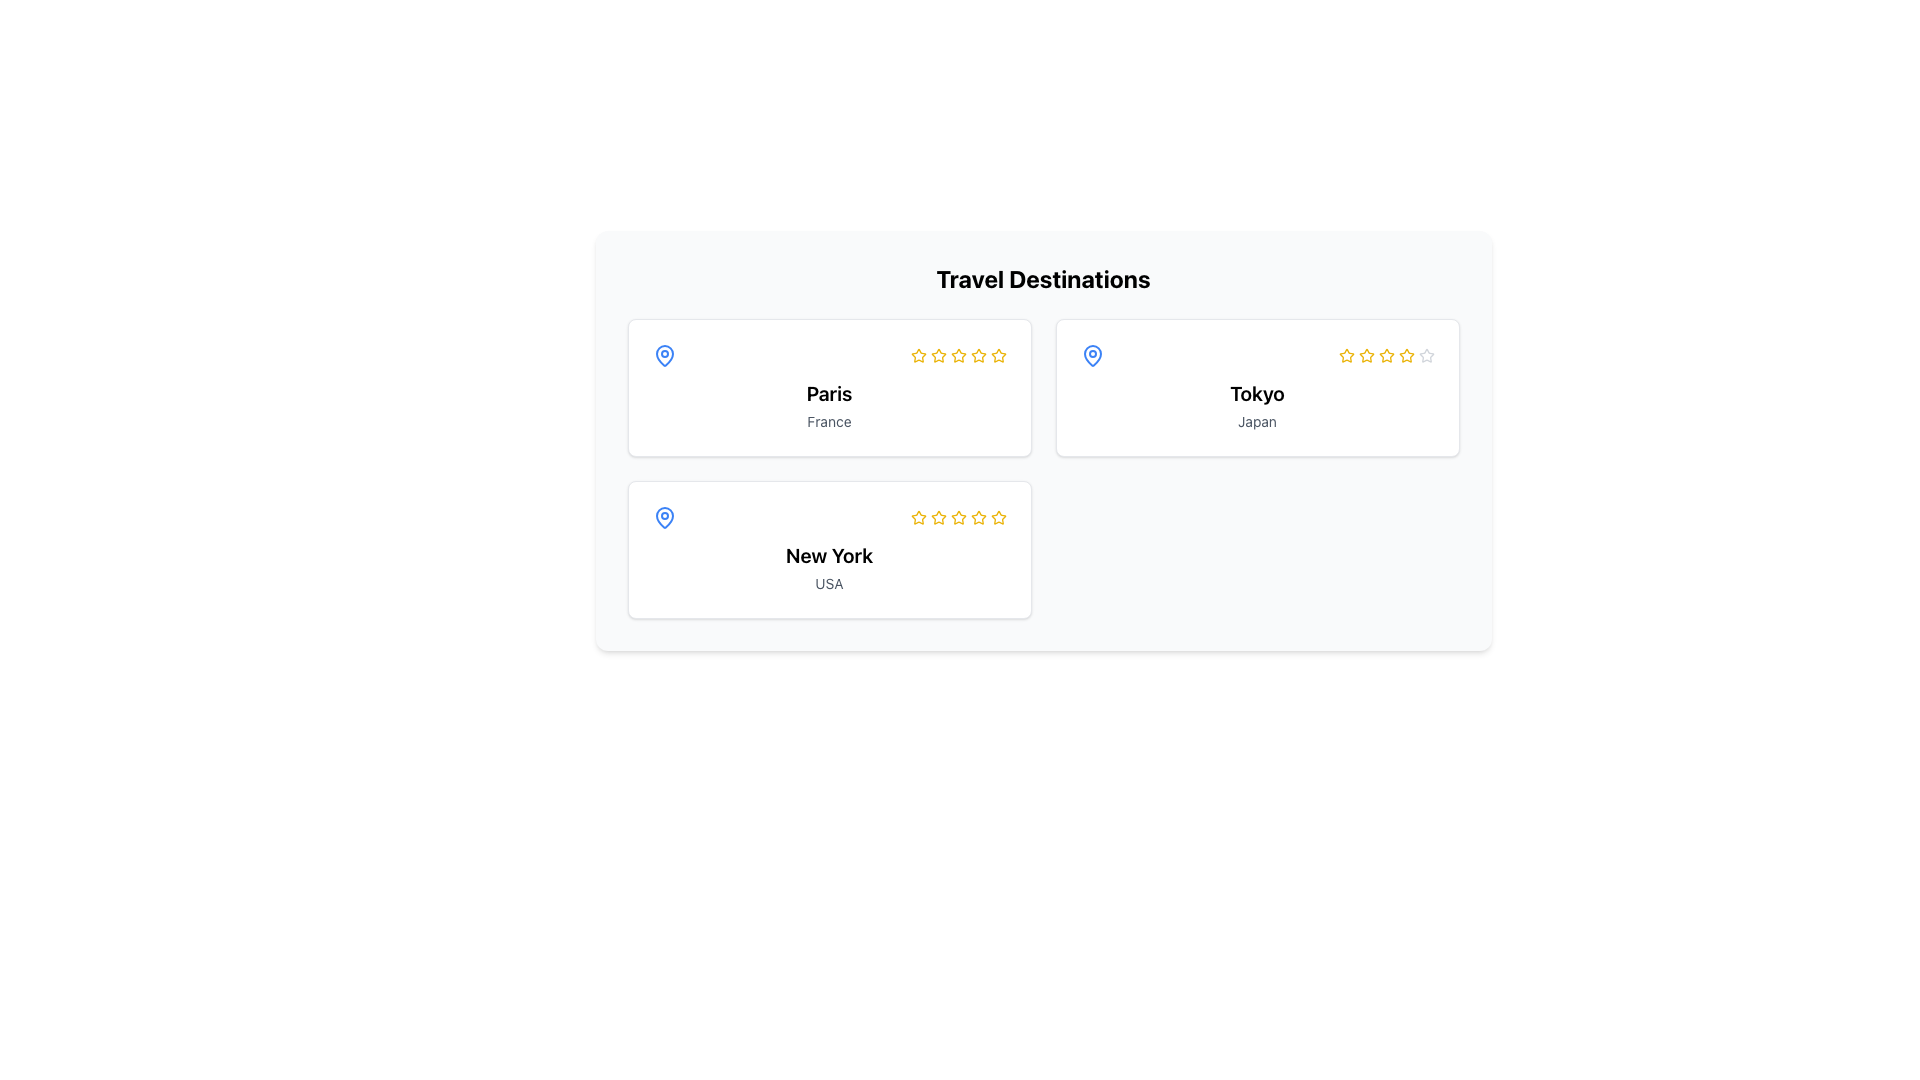 Image resolution: width=1920 pixels, height=1080 pixels. I want to click on the first star icon in the rating system for the 'Paris' card, so click(937, 354).